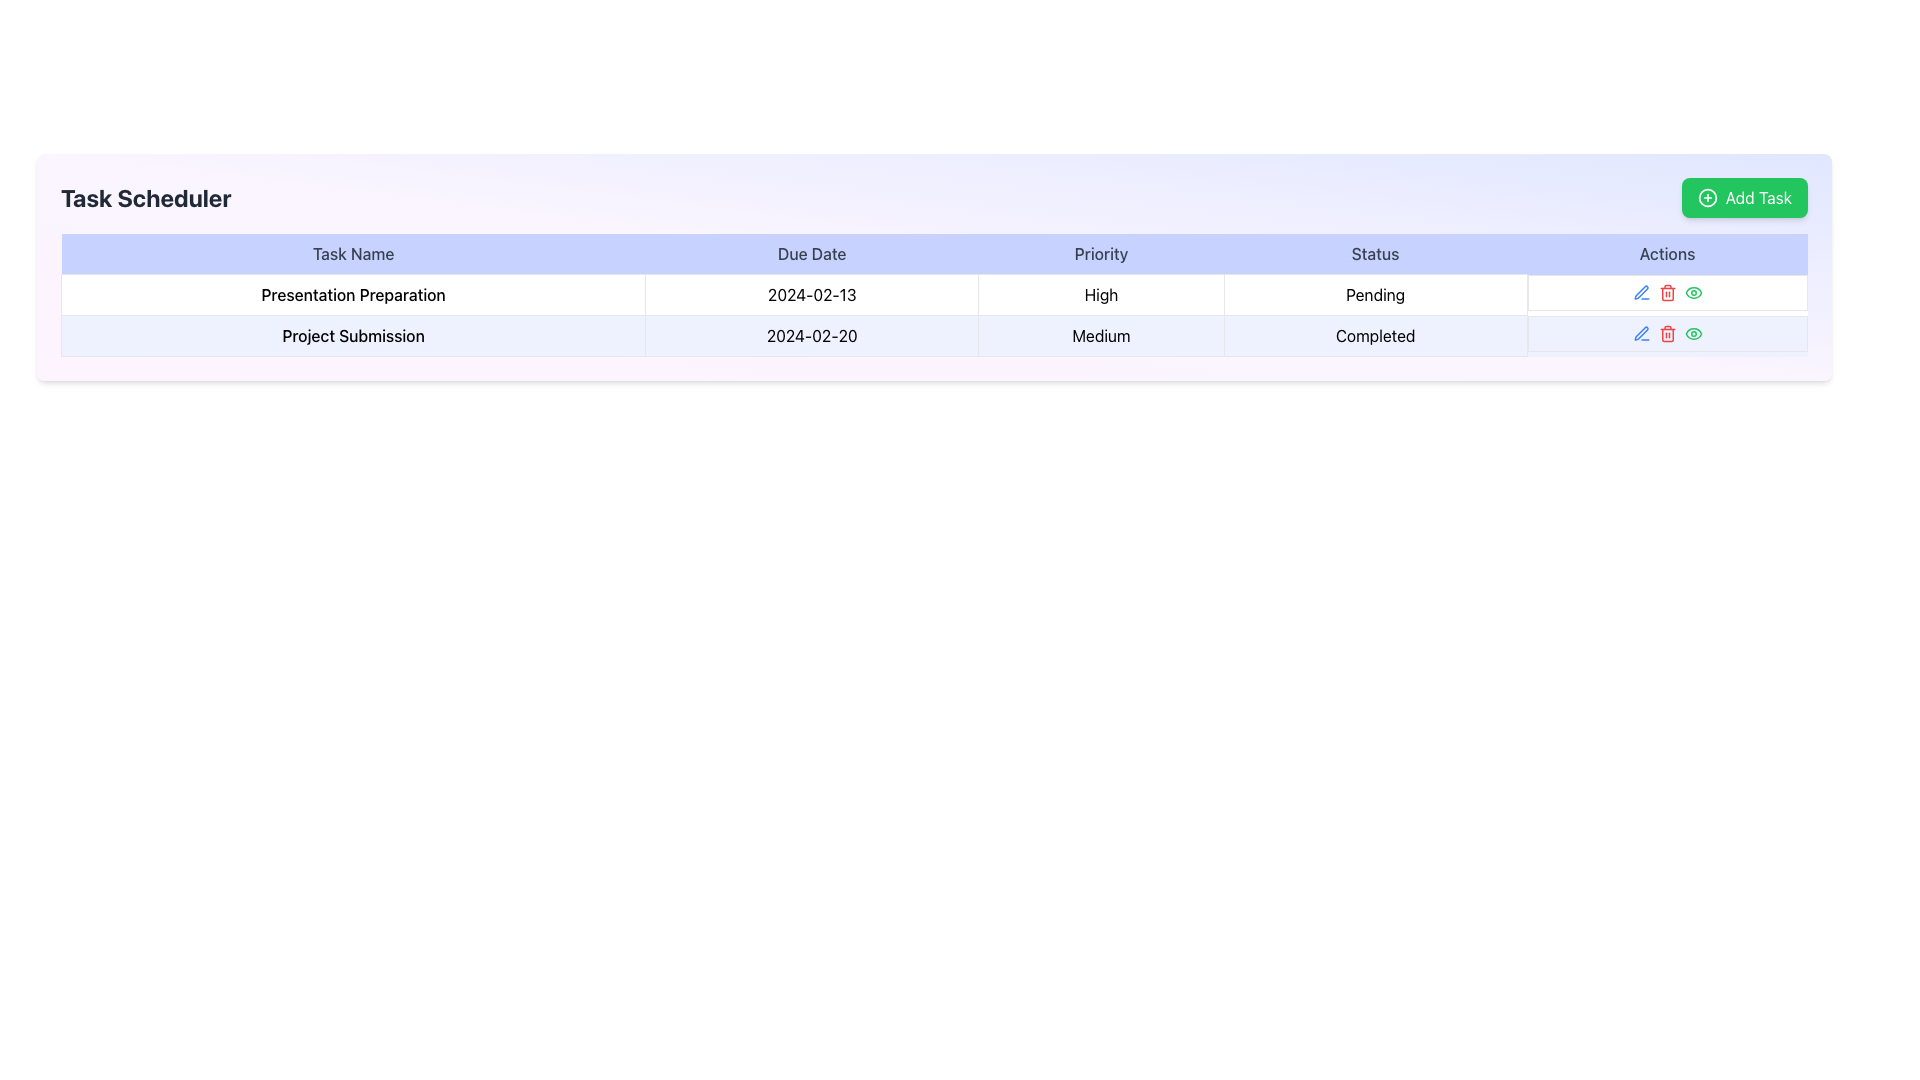 This screenshot has height=1080, width=1920. I want to click on the task name cell in the first row of the task scheduler table, which is located under the 'Task Name' column and is the leftmost cell, so click(353, 294).